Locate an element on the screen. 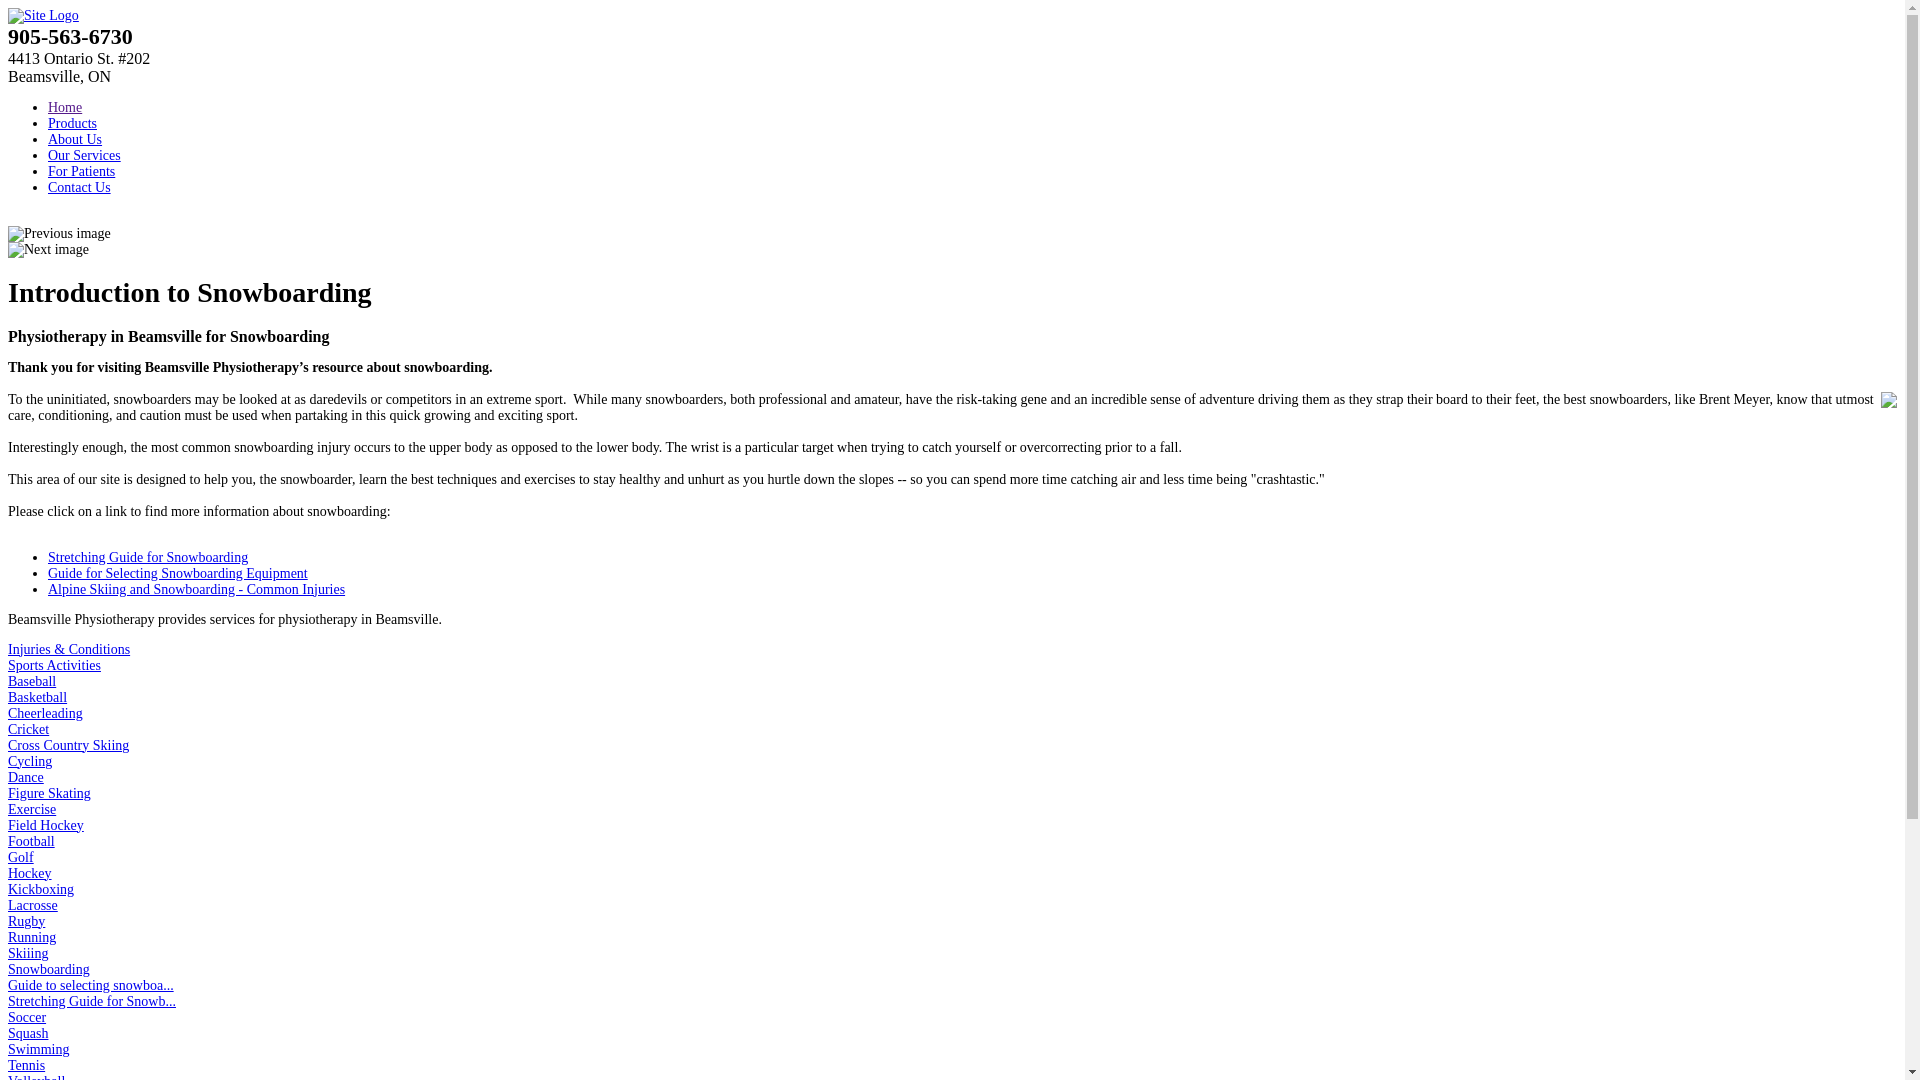 The height and width of the screenshot is (1080, 1920). 'Basketball' is located at coordinates (37, 696).